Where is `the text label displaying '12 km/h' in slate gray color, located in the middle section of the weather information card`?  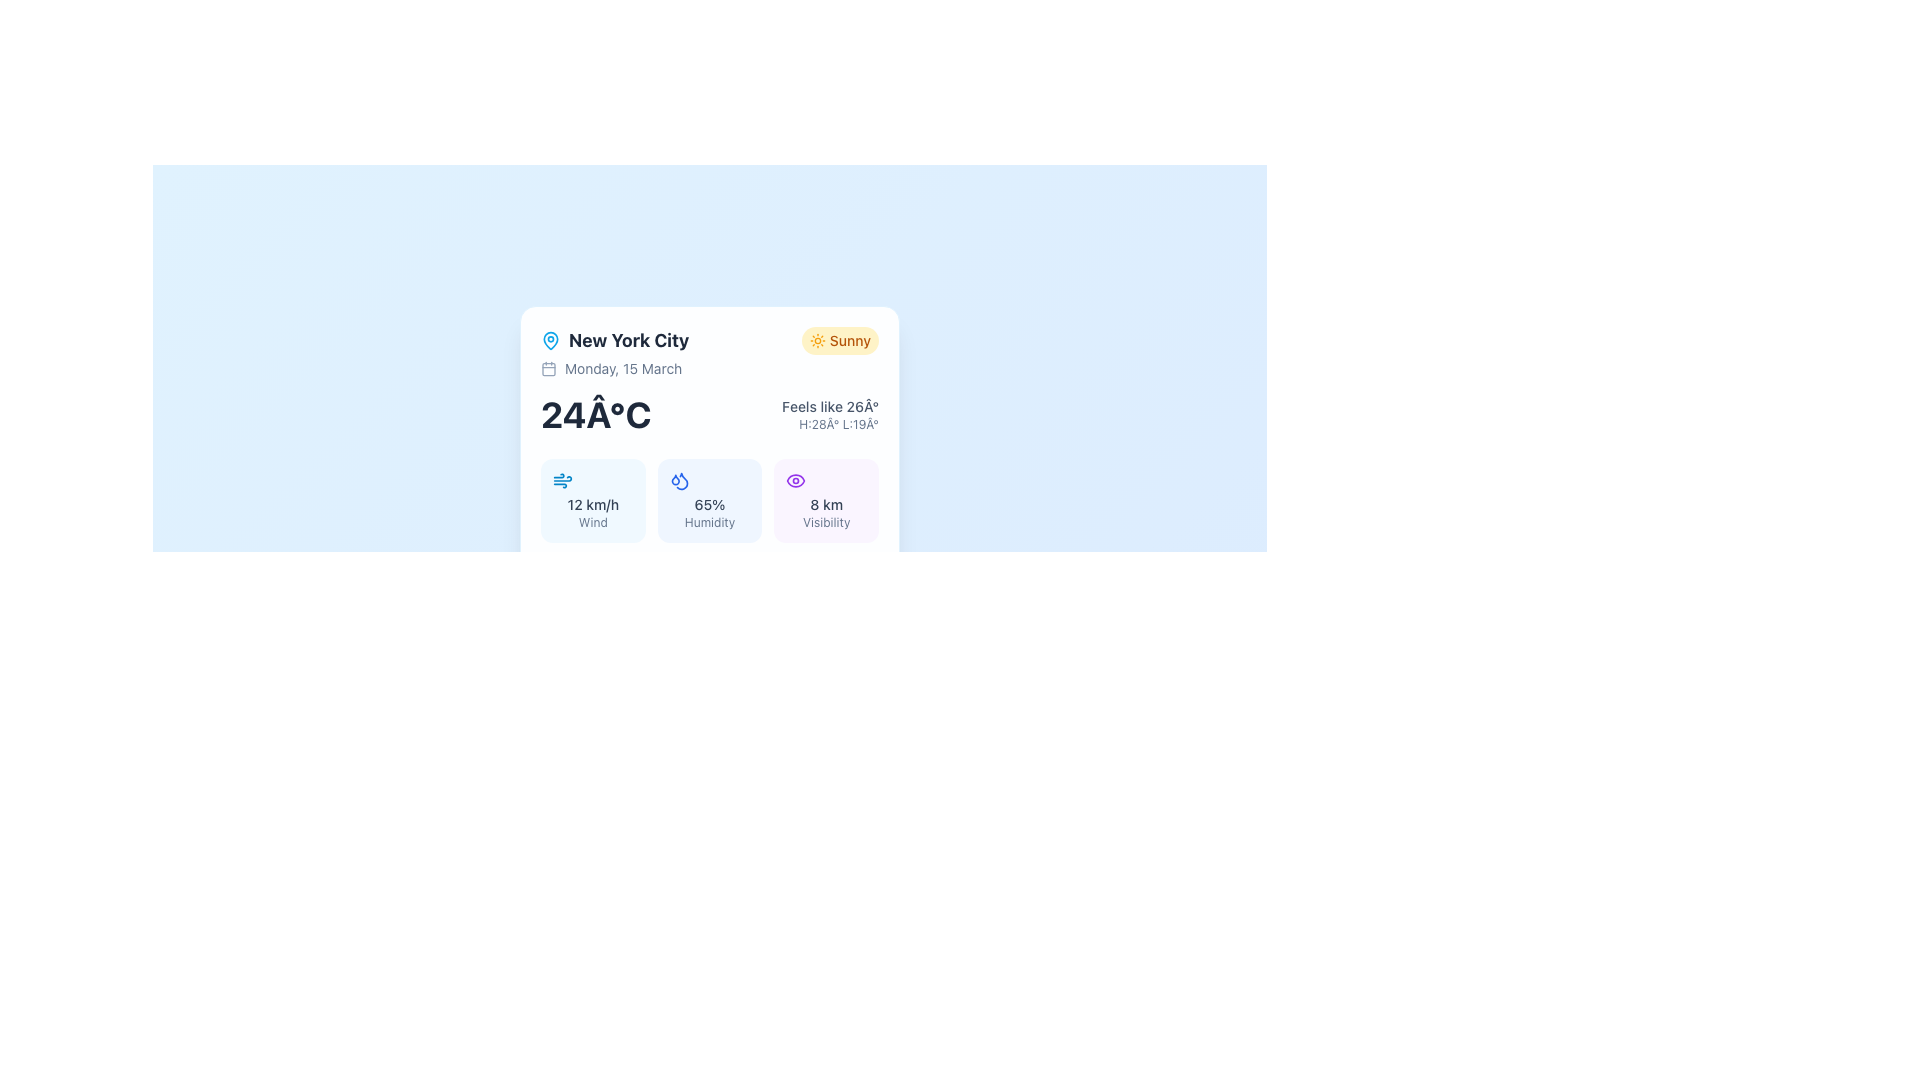 the text label displaying '12 km/h' in slate gray color, located in the middle section of the weather information card is located at coordinates (592, 504).